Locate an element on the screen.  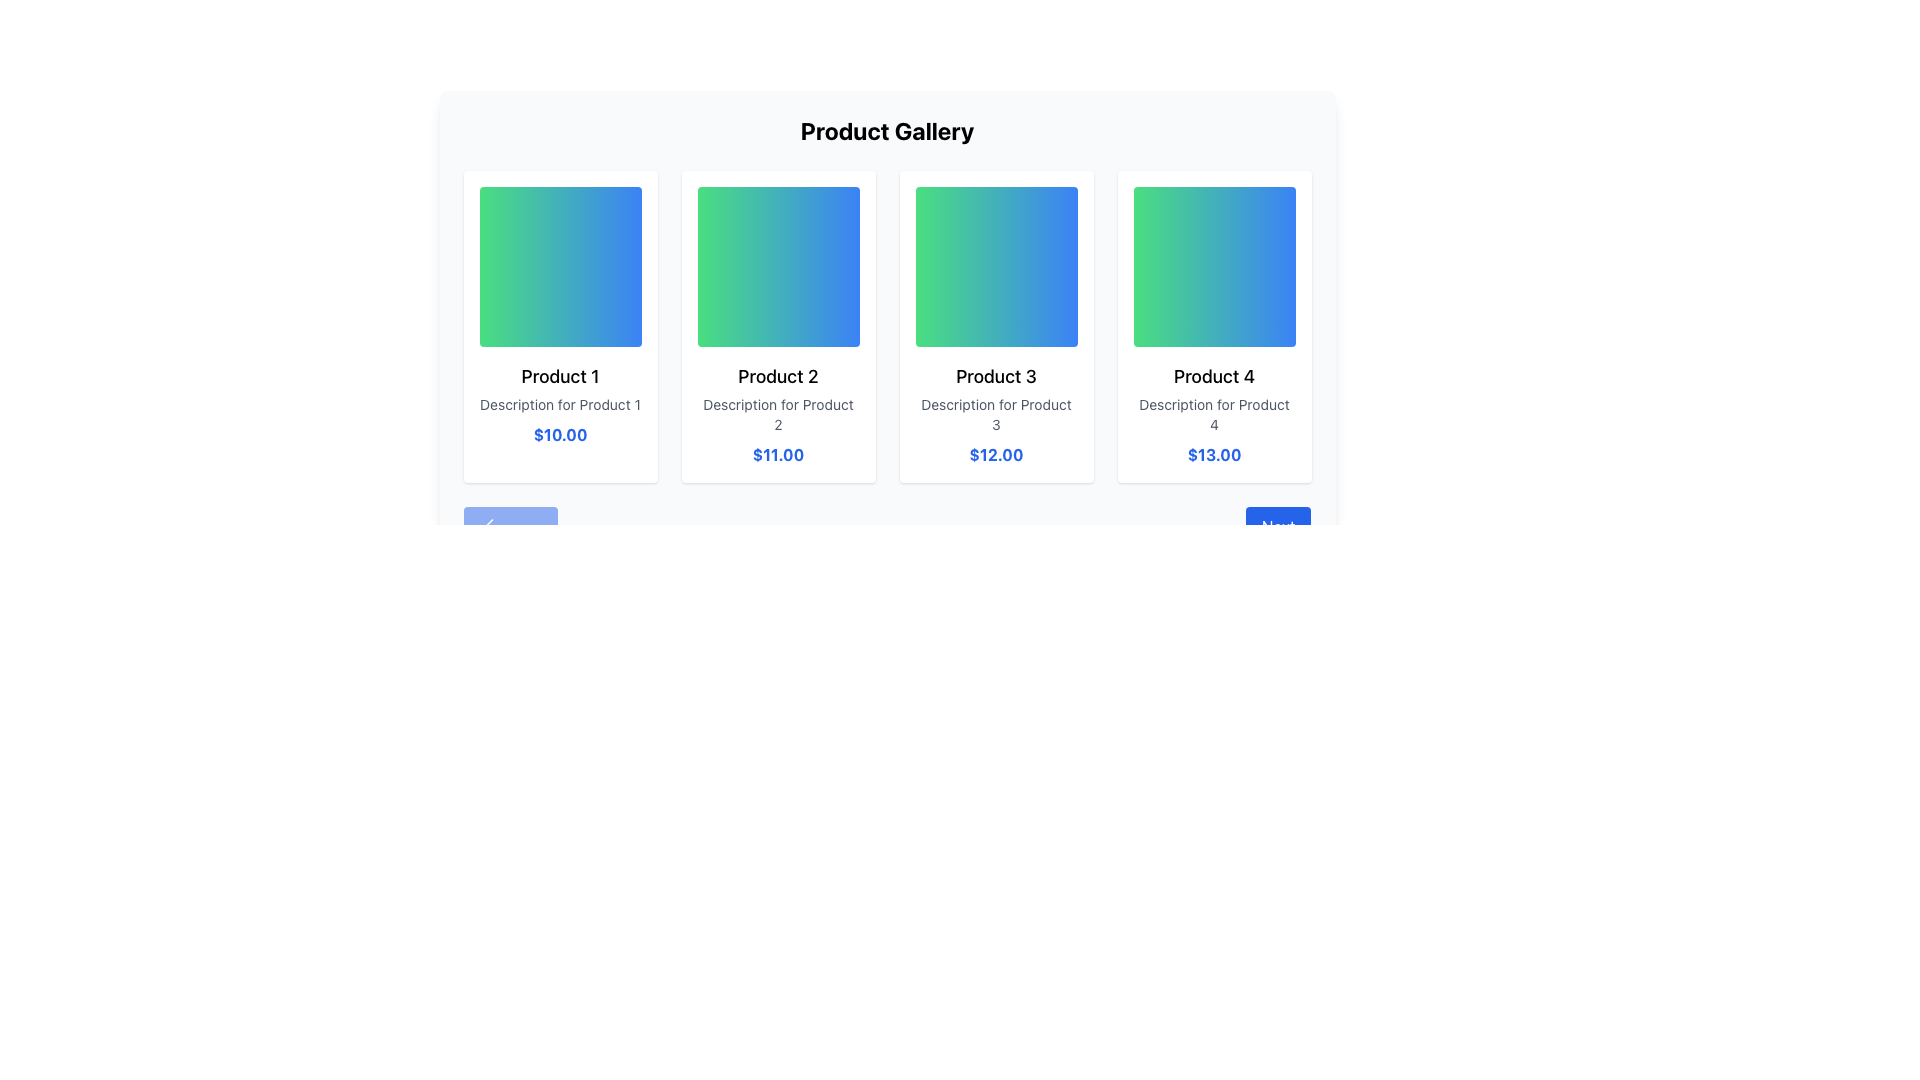
the price text element that displays the price of 'Product 1', located in the bottom-right corner of the product card is located at coordinates (560, 434).